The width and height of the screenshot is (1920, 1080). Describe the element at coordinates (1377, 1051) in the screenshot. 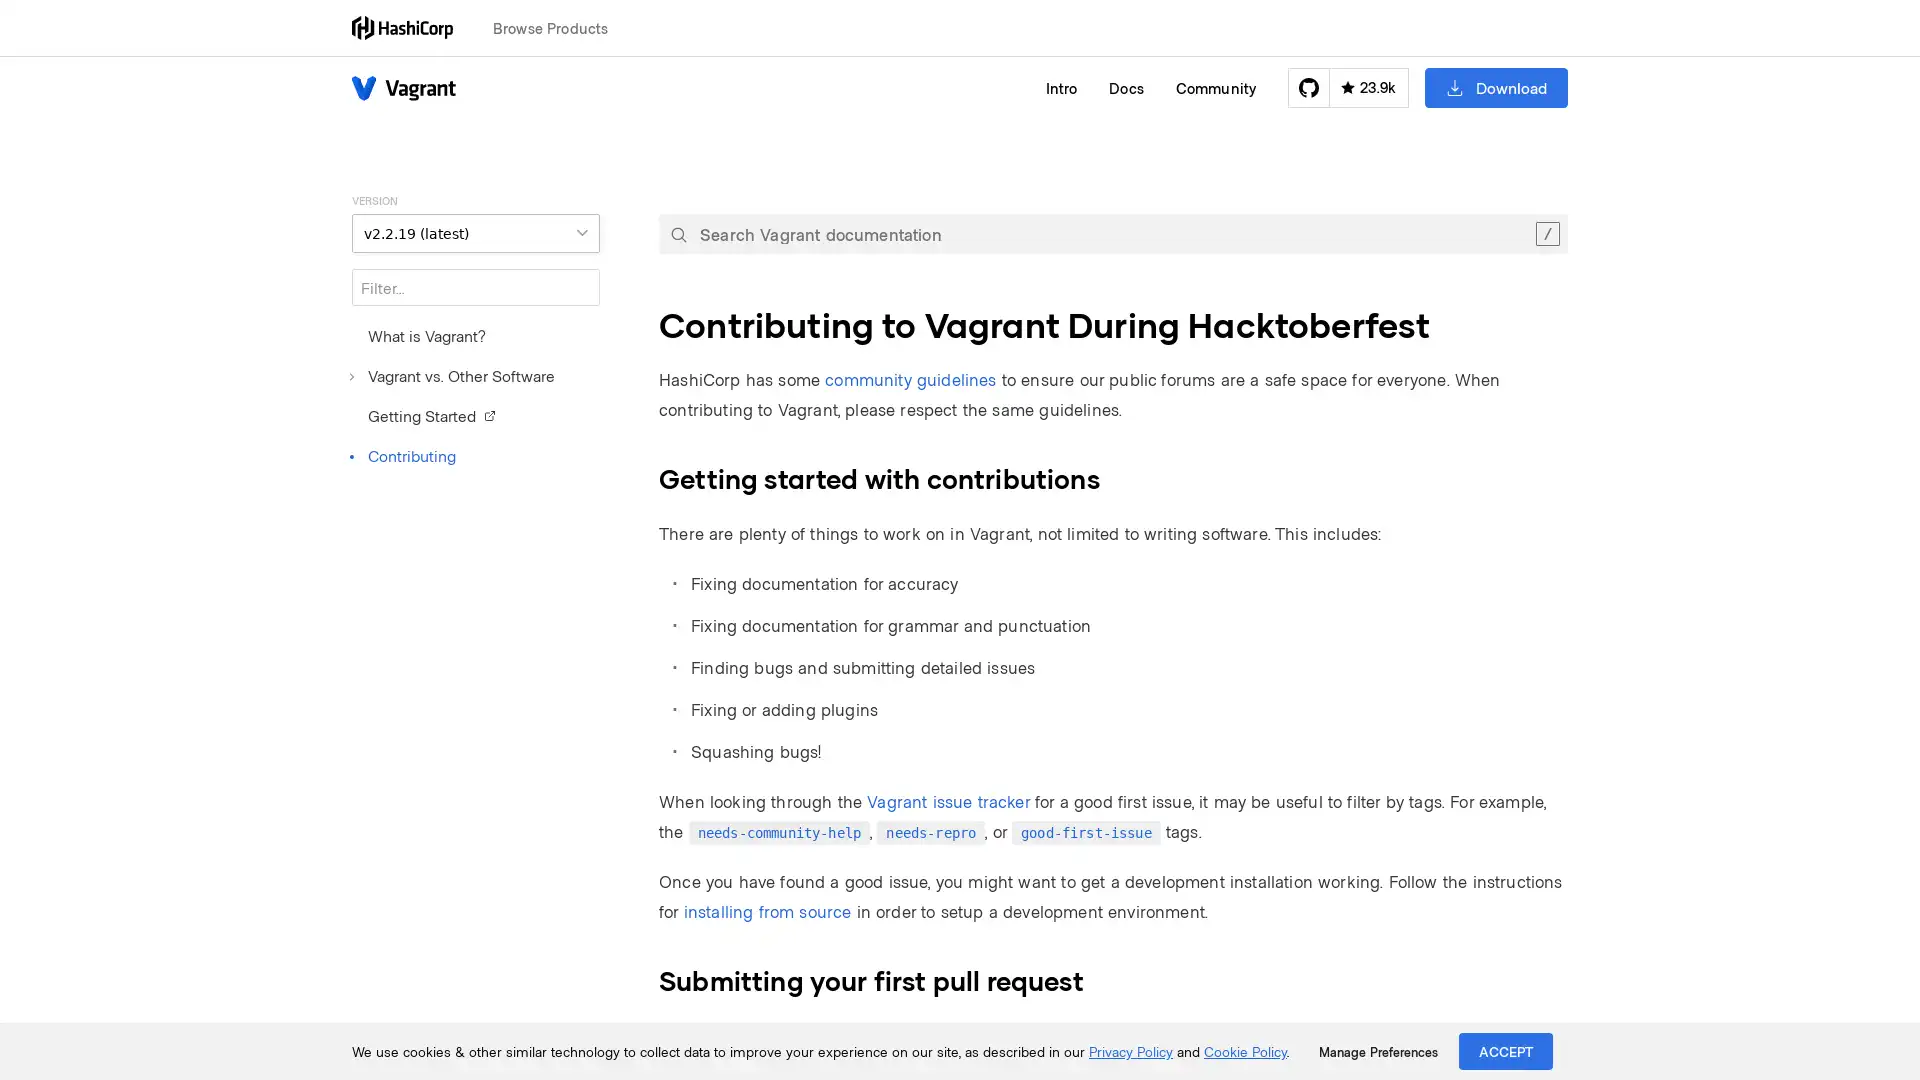

I see `Manage Preferences` at that location.